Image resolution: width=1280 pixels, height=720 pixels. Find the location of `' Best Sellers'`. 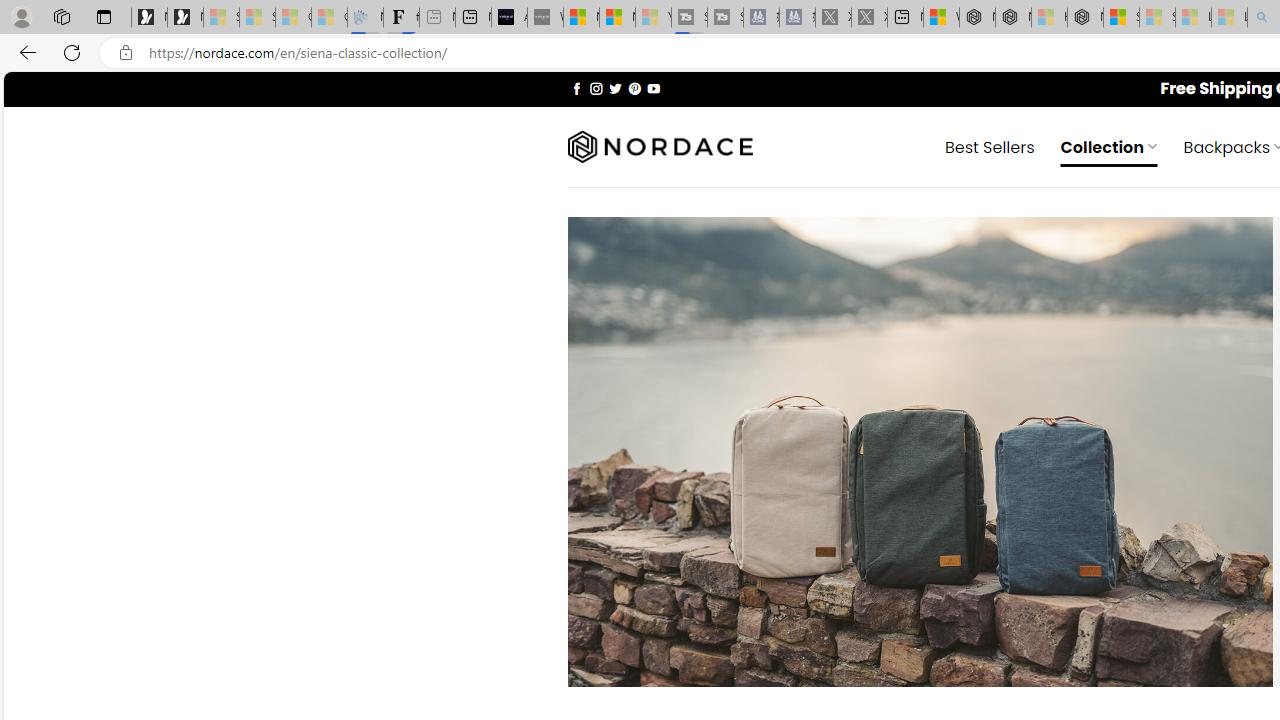

' Best Sellers' is located at coordinates (990, 145).